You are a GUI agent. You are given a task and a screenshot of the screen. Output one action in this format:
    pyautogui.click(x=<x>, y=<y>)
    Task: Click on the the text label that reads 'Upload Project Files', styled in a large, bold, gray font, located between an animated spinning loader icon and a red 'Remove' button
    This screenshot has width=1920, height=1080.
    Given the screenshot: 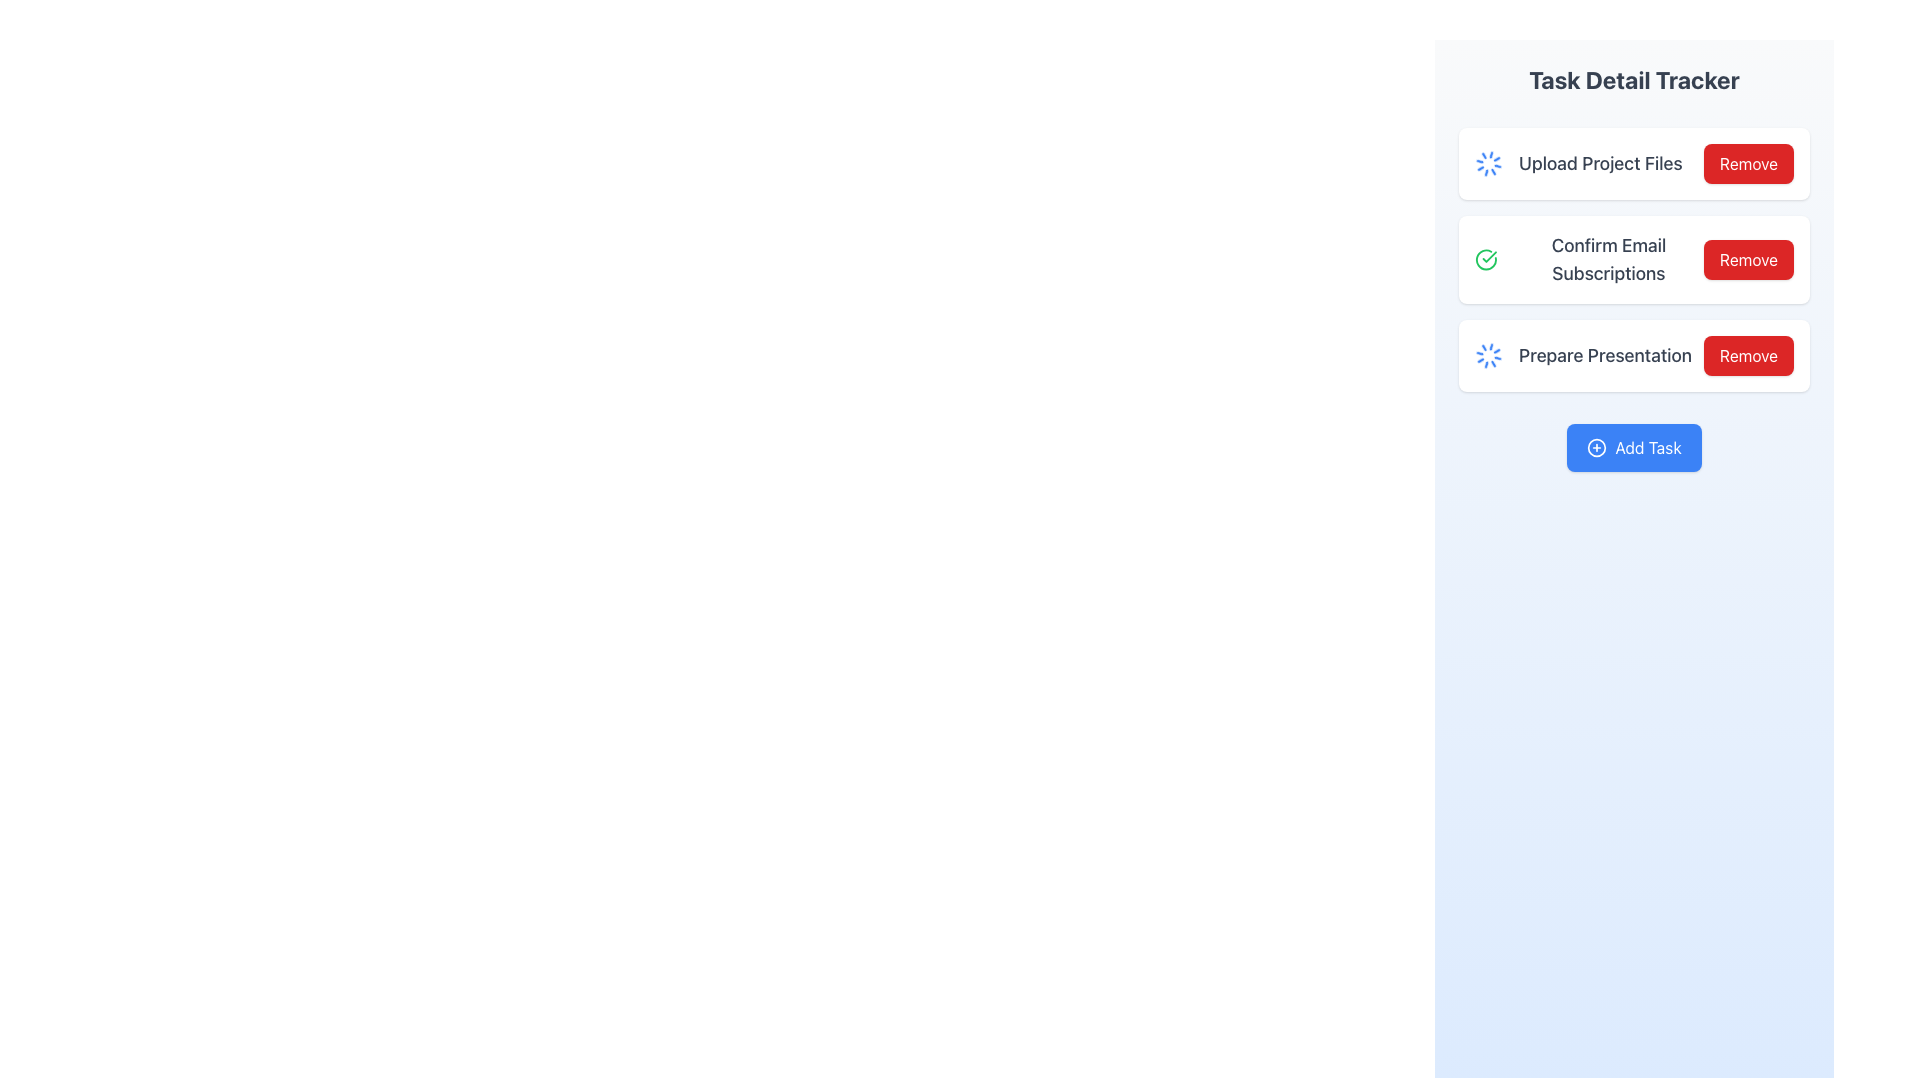 What is the action you would take?
    pyautogui.click(x=1600, y=163)
    